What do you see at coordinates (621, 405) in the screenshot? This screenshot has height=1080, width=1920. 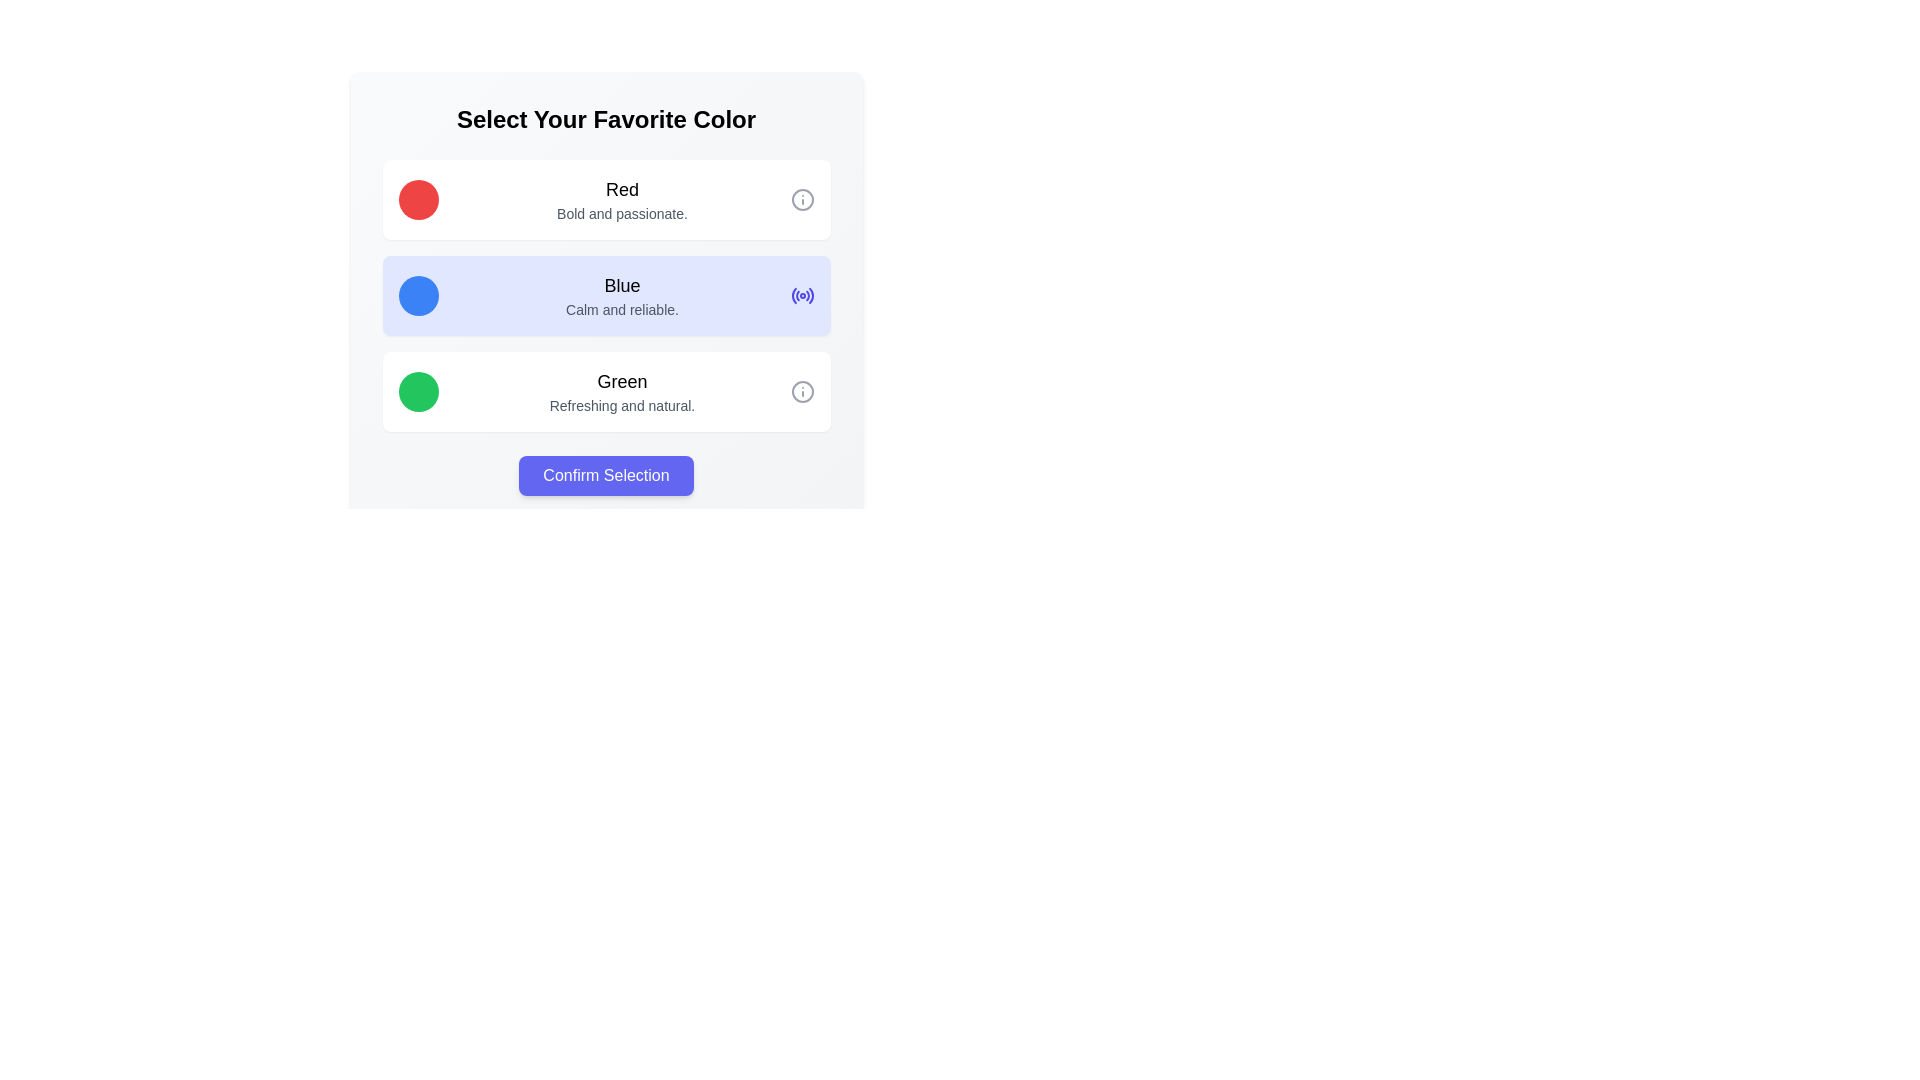 I see `the descriptive text label that provides context for the 'Green' color option, located below the title 'Green' in the third selectable option group` at bounding box center [621, 405].